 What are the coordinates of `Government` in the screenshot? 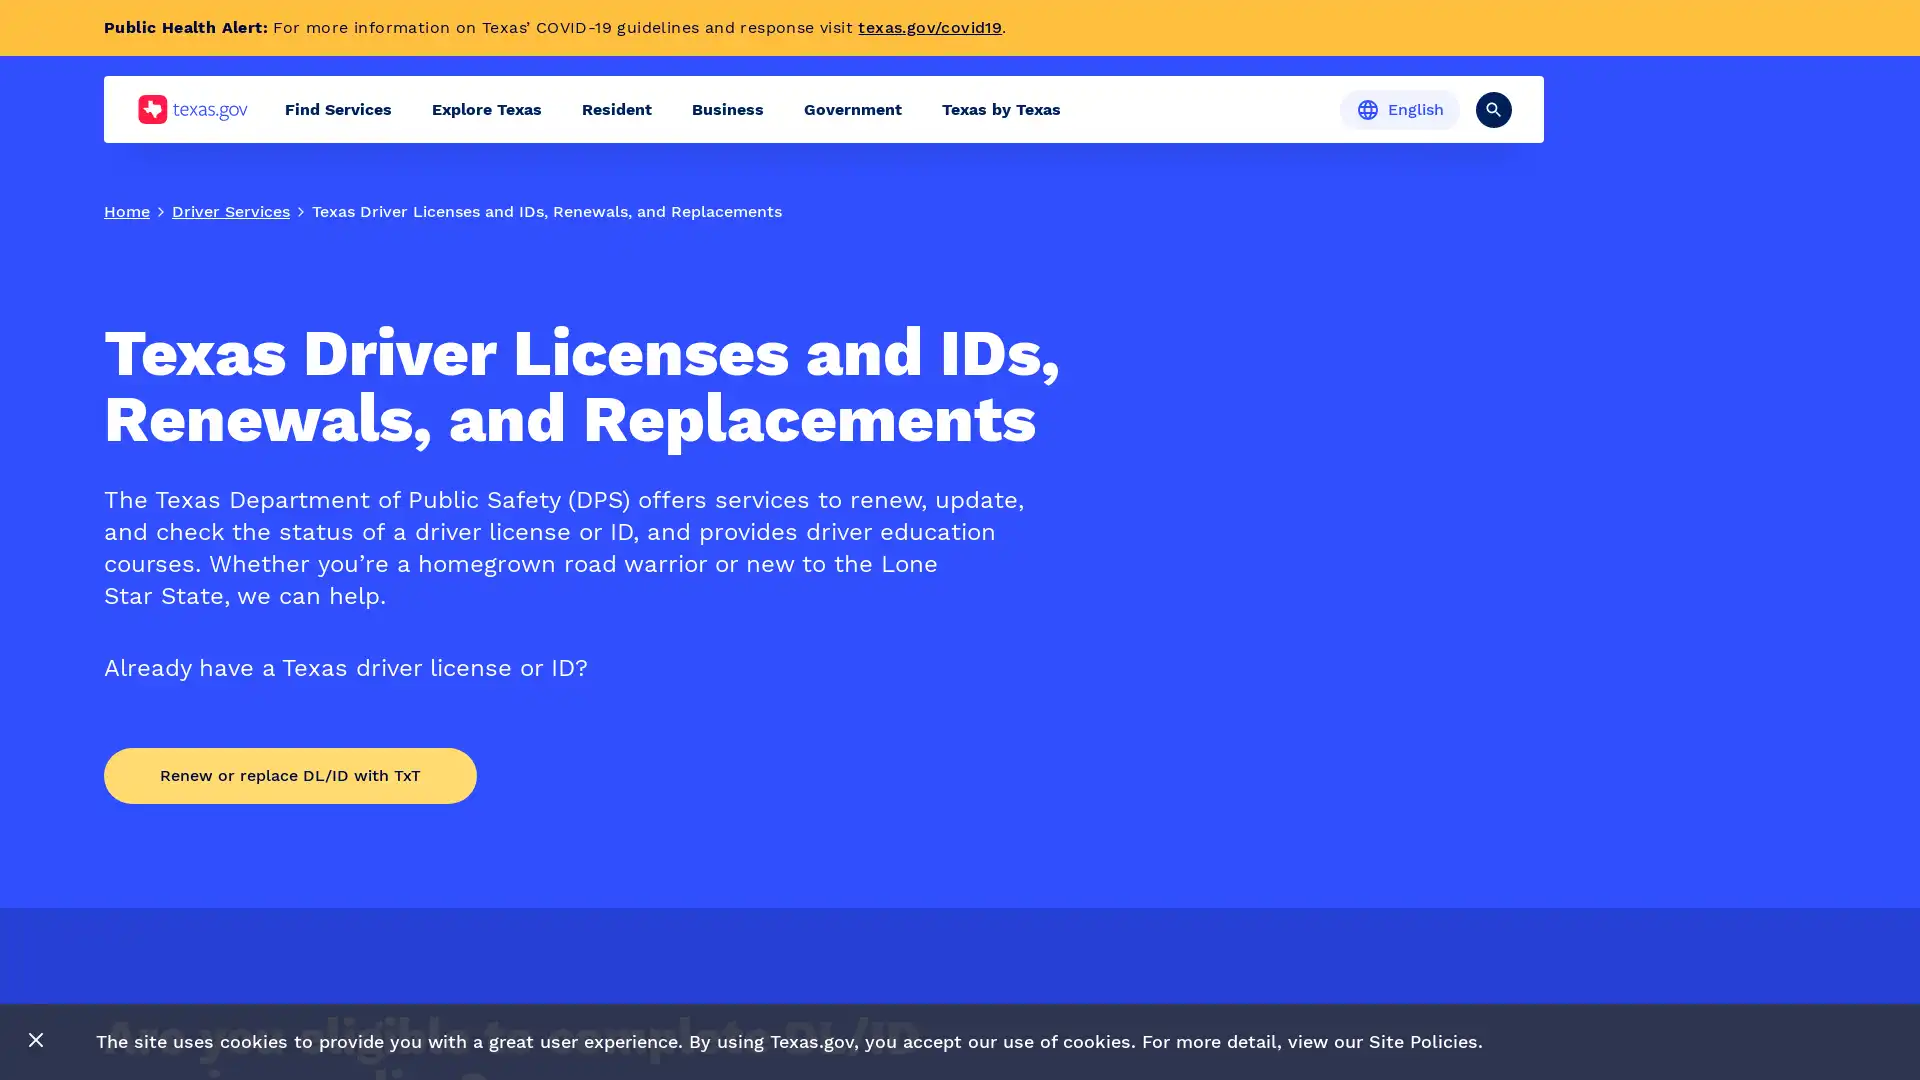 It's located at (853, 109).